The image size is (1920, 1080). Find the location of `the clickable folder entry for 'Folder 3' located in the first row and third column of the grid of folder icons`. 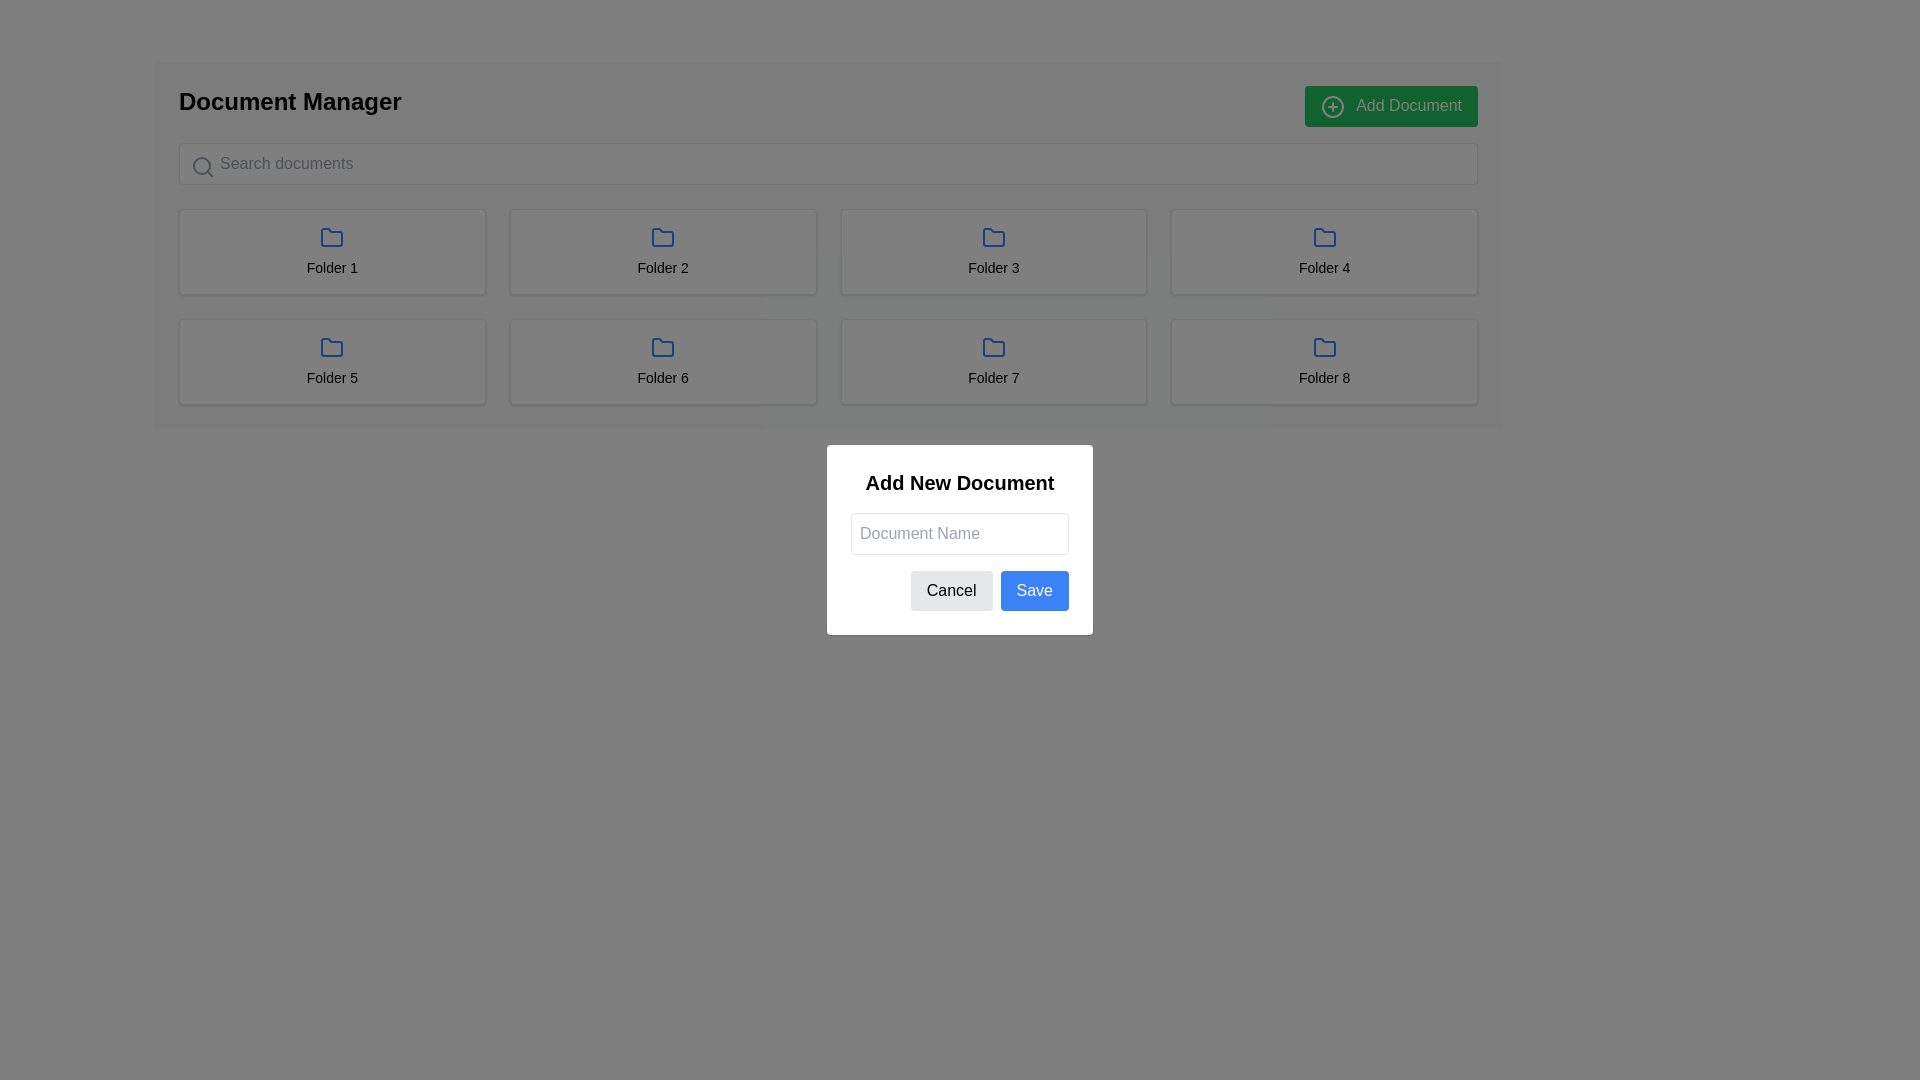

the clickable folder entry for 'Folder 3' located in the first row and third column of the grid of folder icons is located at coordinates (993, 250).